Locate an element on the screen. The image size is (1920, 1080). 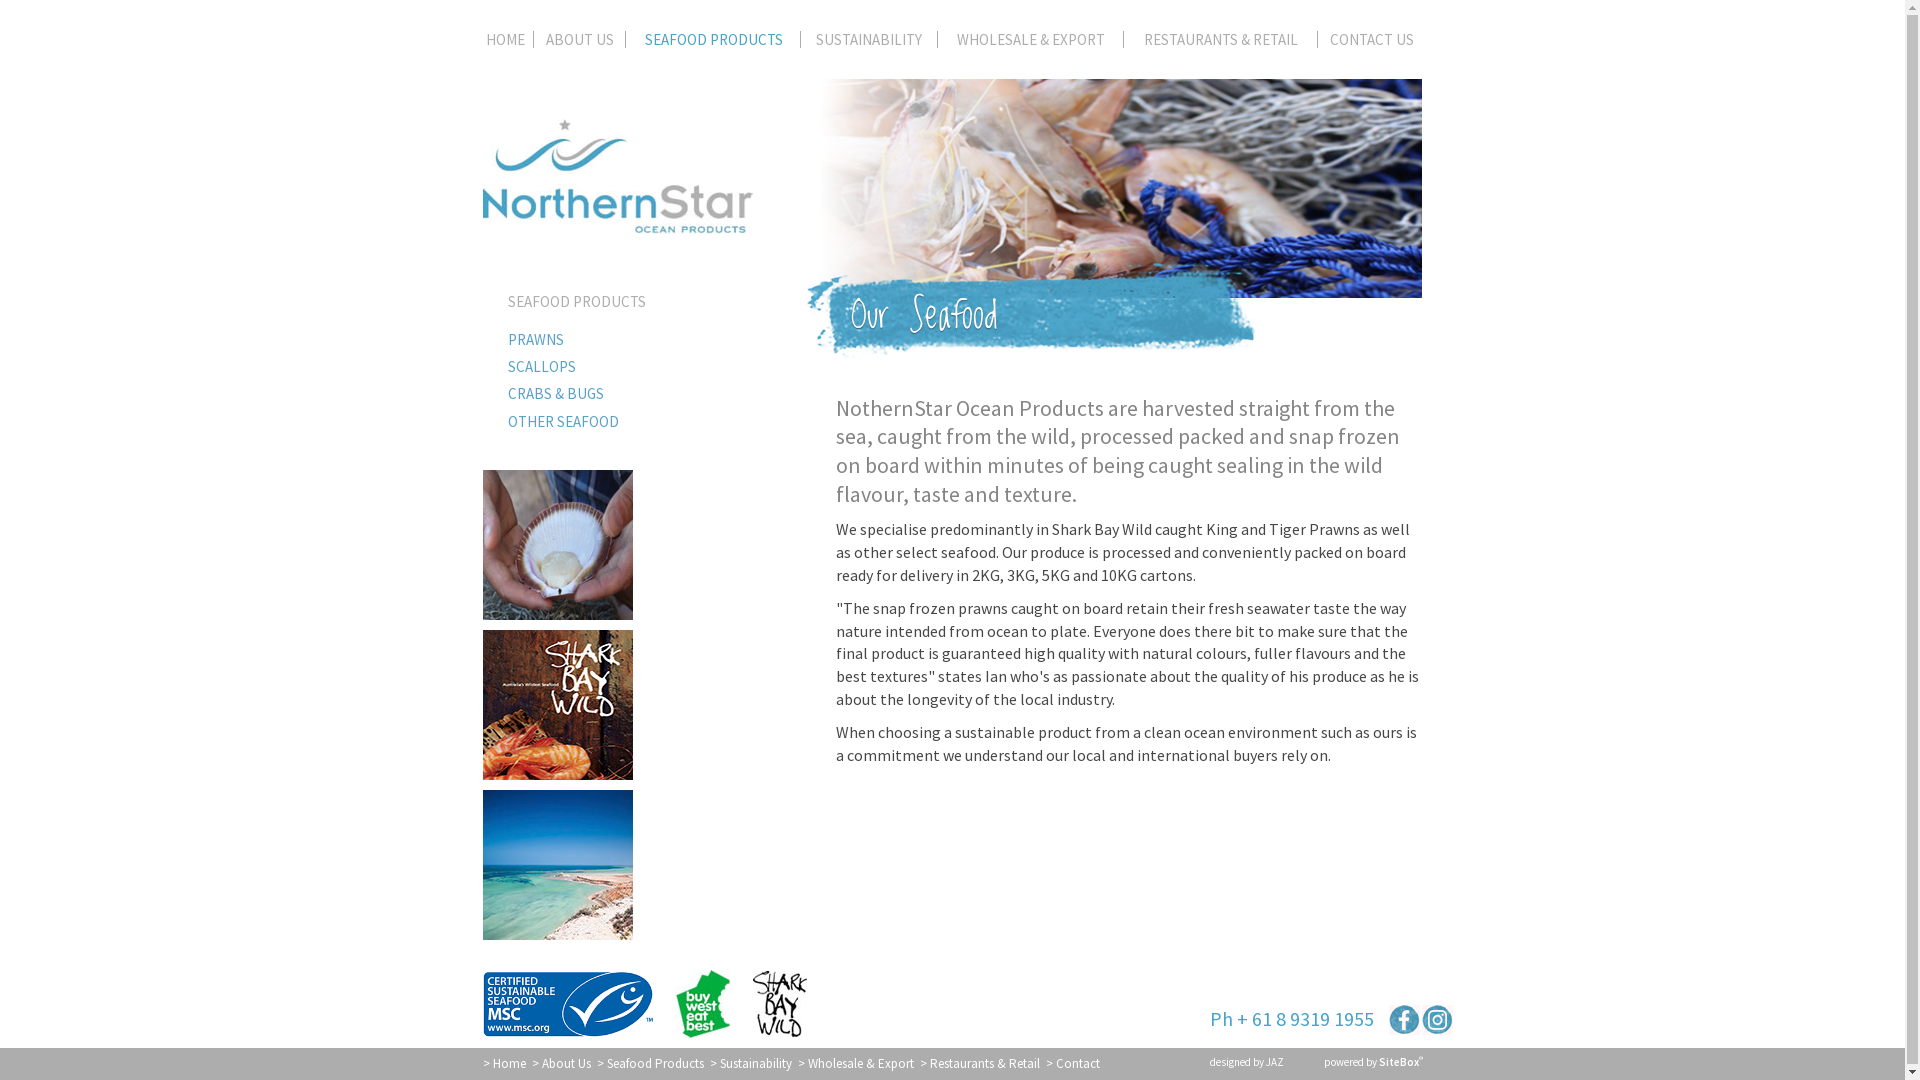
'> About Us' is located at coordinates (532, 1062).